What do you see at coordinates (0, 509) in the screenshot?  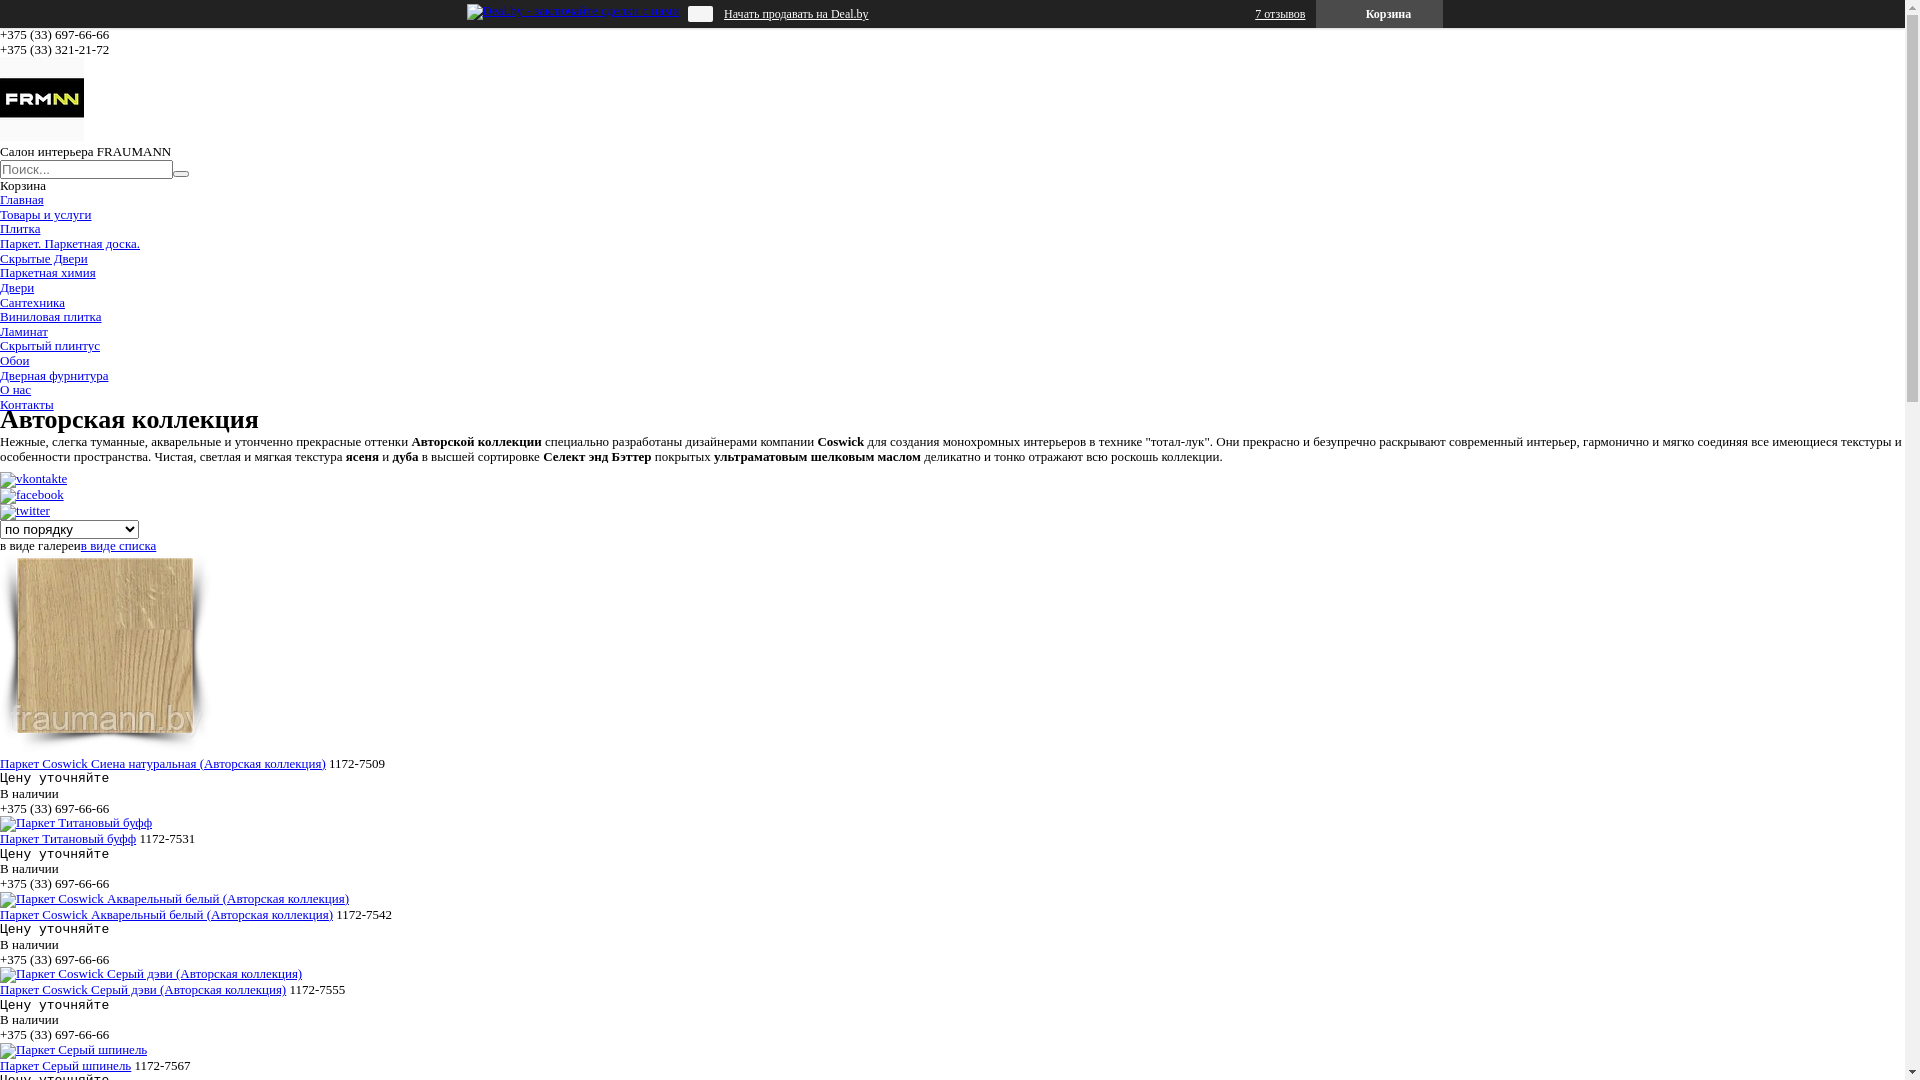 I see `'twitter'` at bounding box center [0, 509].